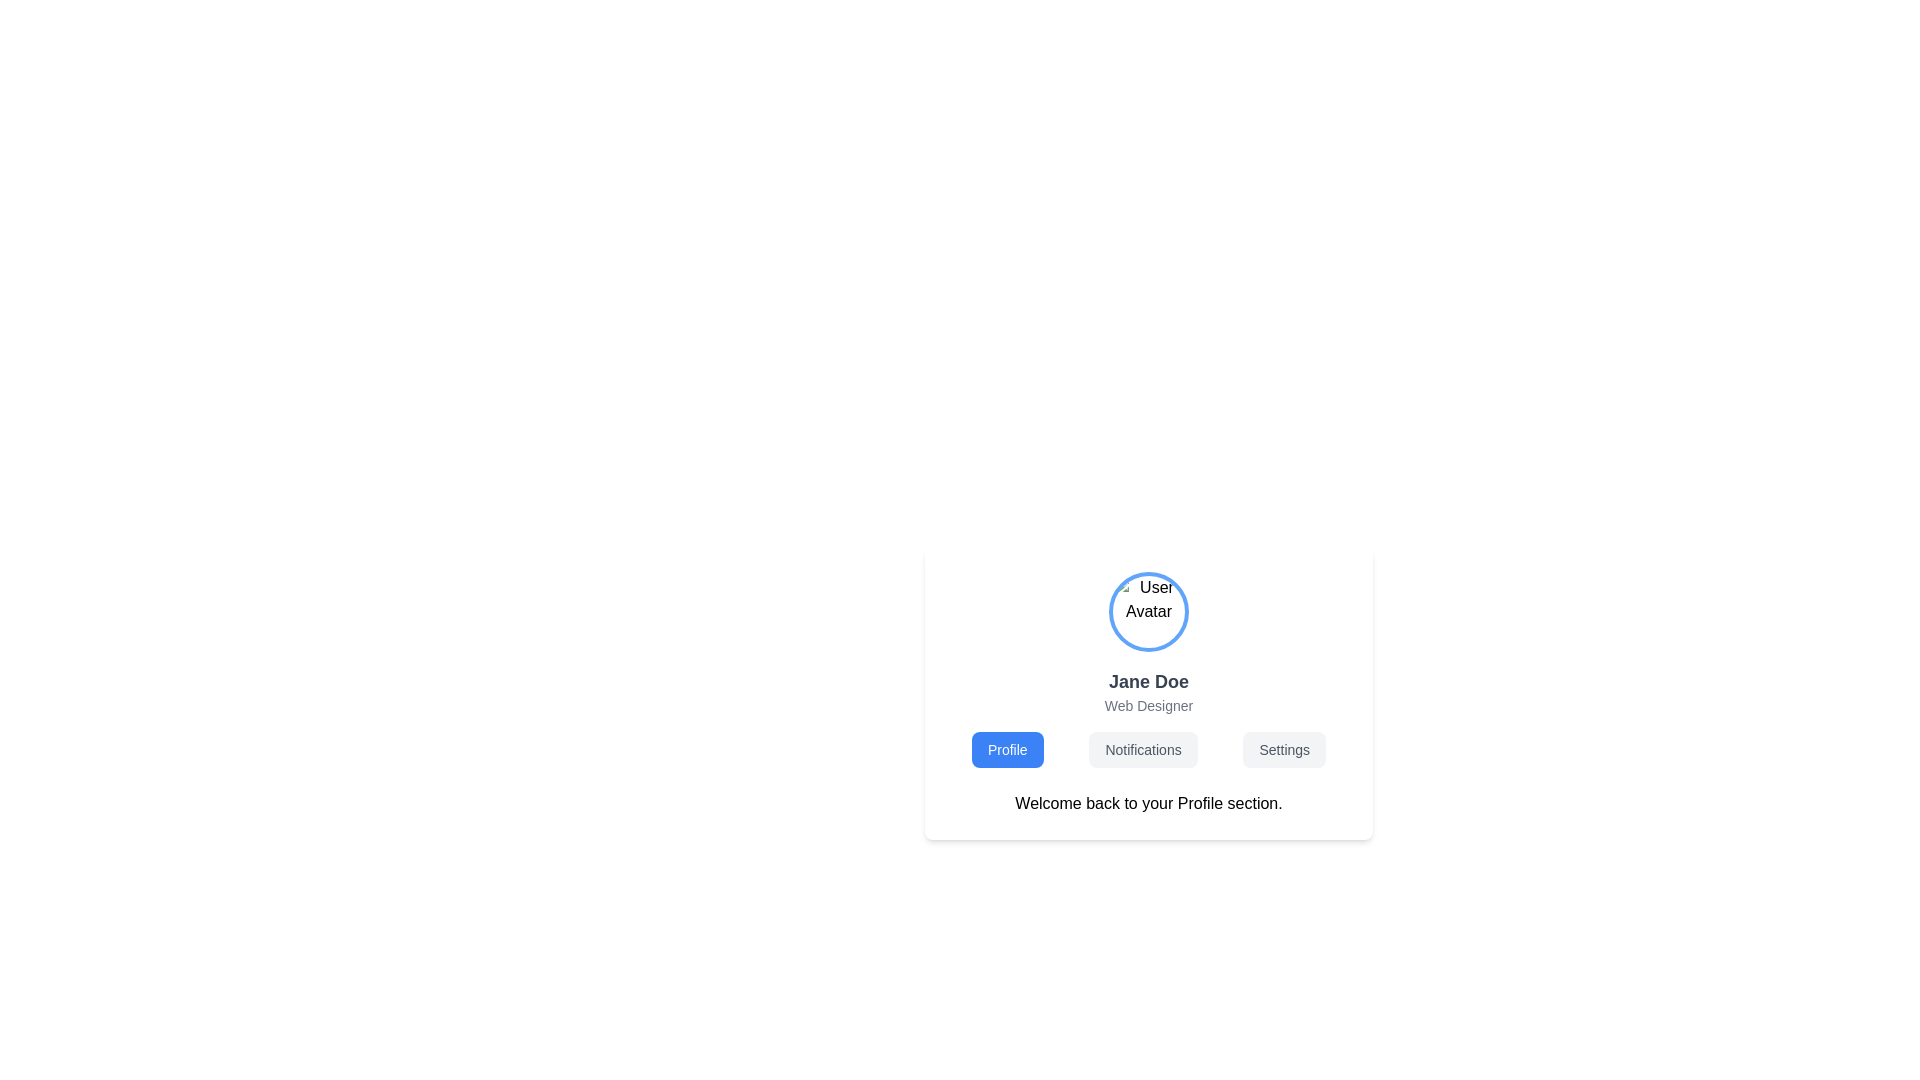 The height and width of the screenshot is (1080, 1920). What do you see at coordinates (1148, 749) in the screenshot?
I see `the 'Notifications' tab in the horizontal navigation menu` at bounding box center [1148, 749].